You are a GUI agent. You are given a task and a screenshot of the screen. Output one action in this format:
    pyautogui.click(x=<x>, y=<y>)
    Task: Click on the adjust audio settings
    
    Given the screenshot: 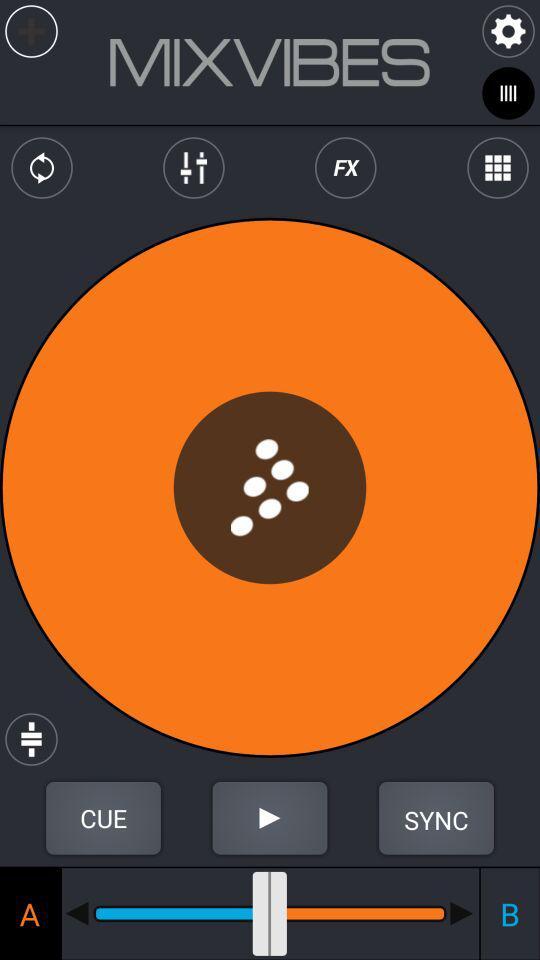 What is the action you would take?
    pyautogui.click(x=193, y=167)
    